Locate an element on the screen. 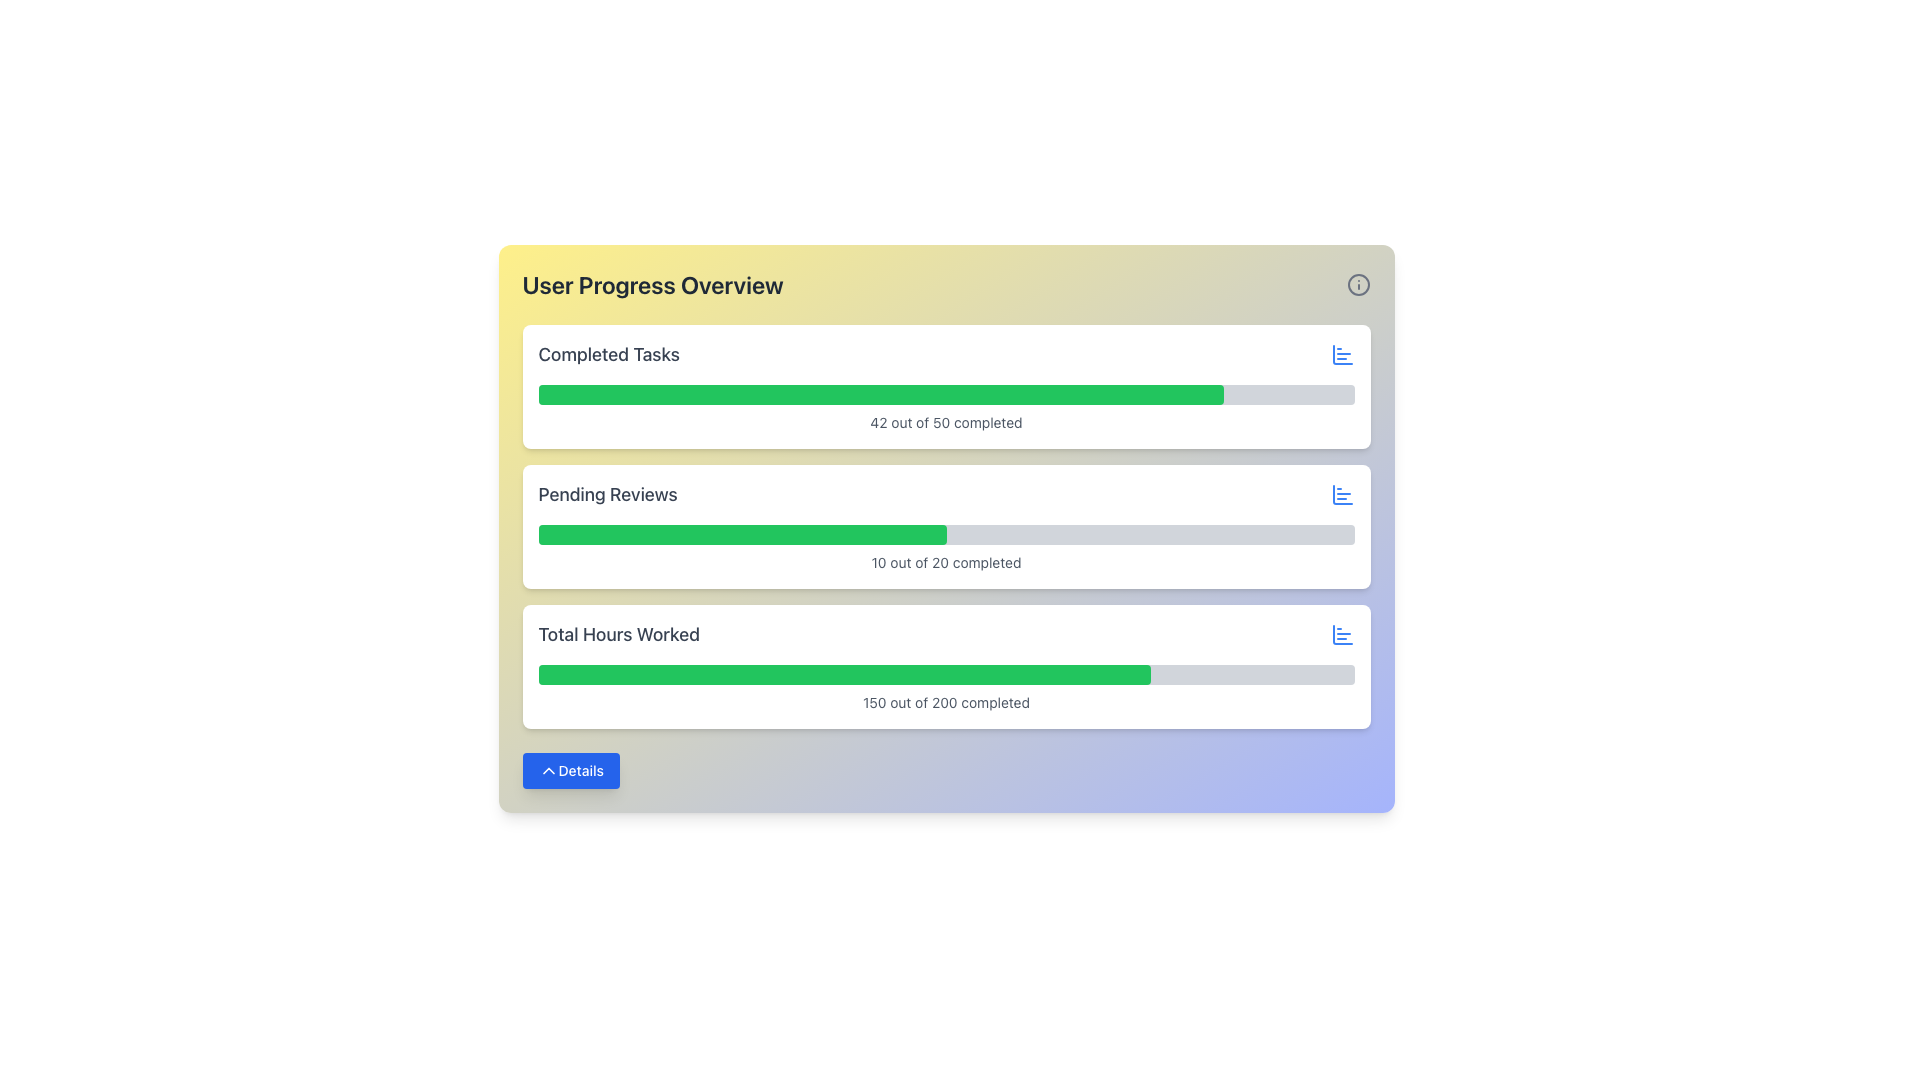  title and completion text from the informational block with progress visualization, located between the 'Completed Tasks' section and the 'Total Hours Worked' section is located at coordinates (945, 526).